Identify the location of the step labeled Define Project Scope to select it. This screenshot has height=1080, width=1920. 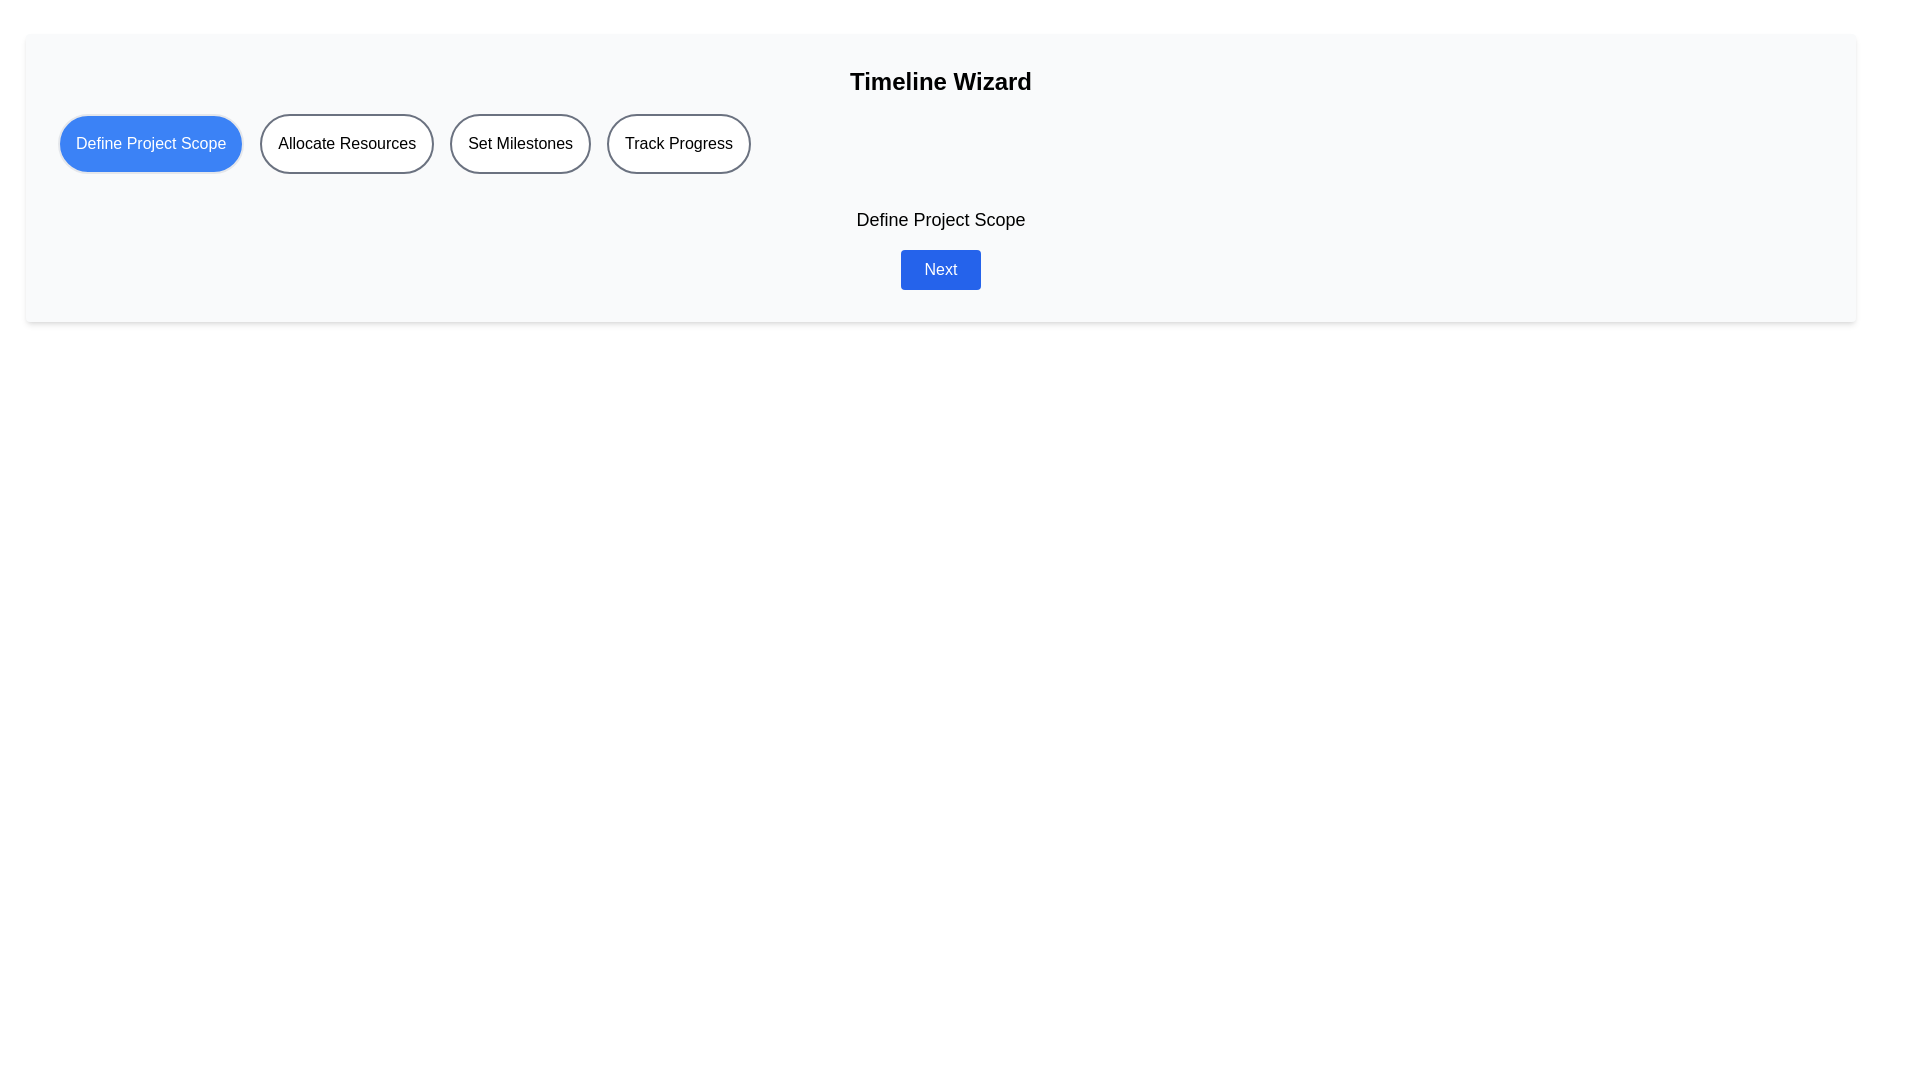
(149, 142).